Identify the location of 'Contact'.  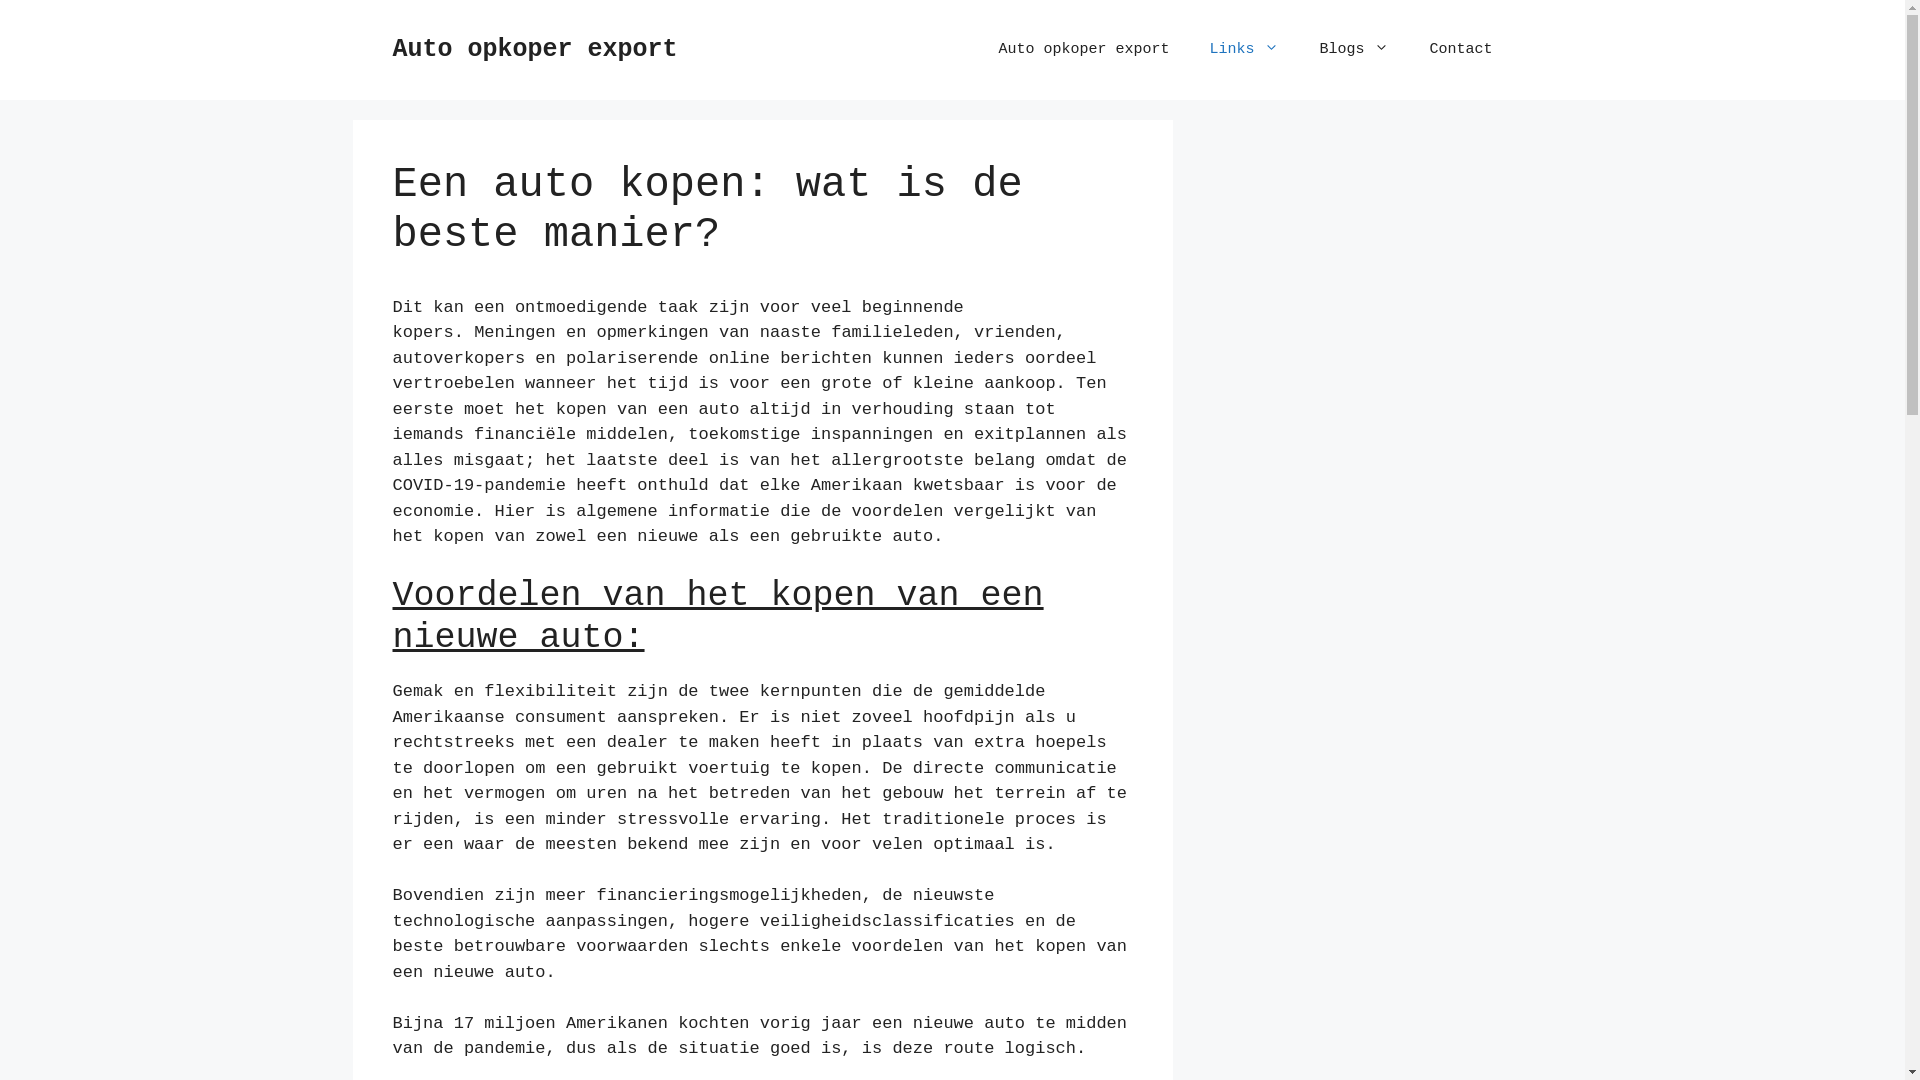
(1460, 49).